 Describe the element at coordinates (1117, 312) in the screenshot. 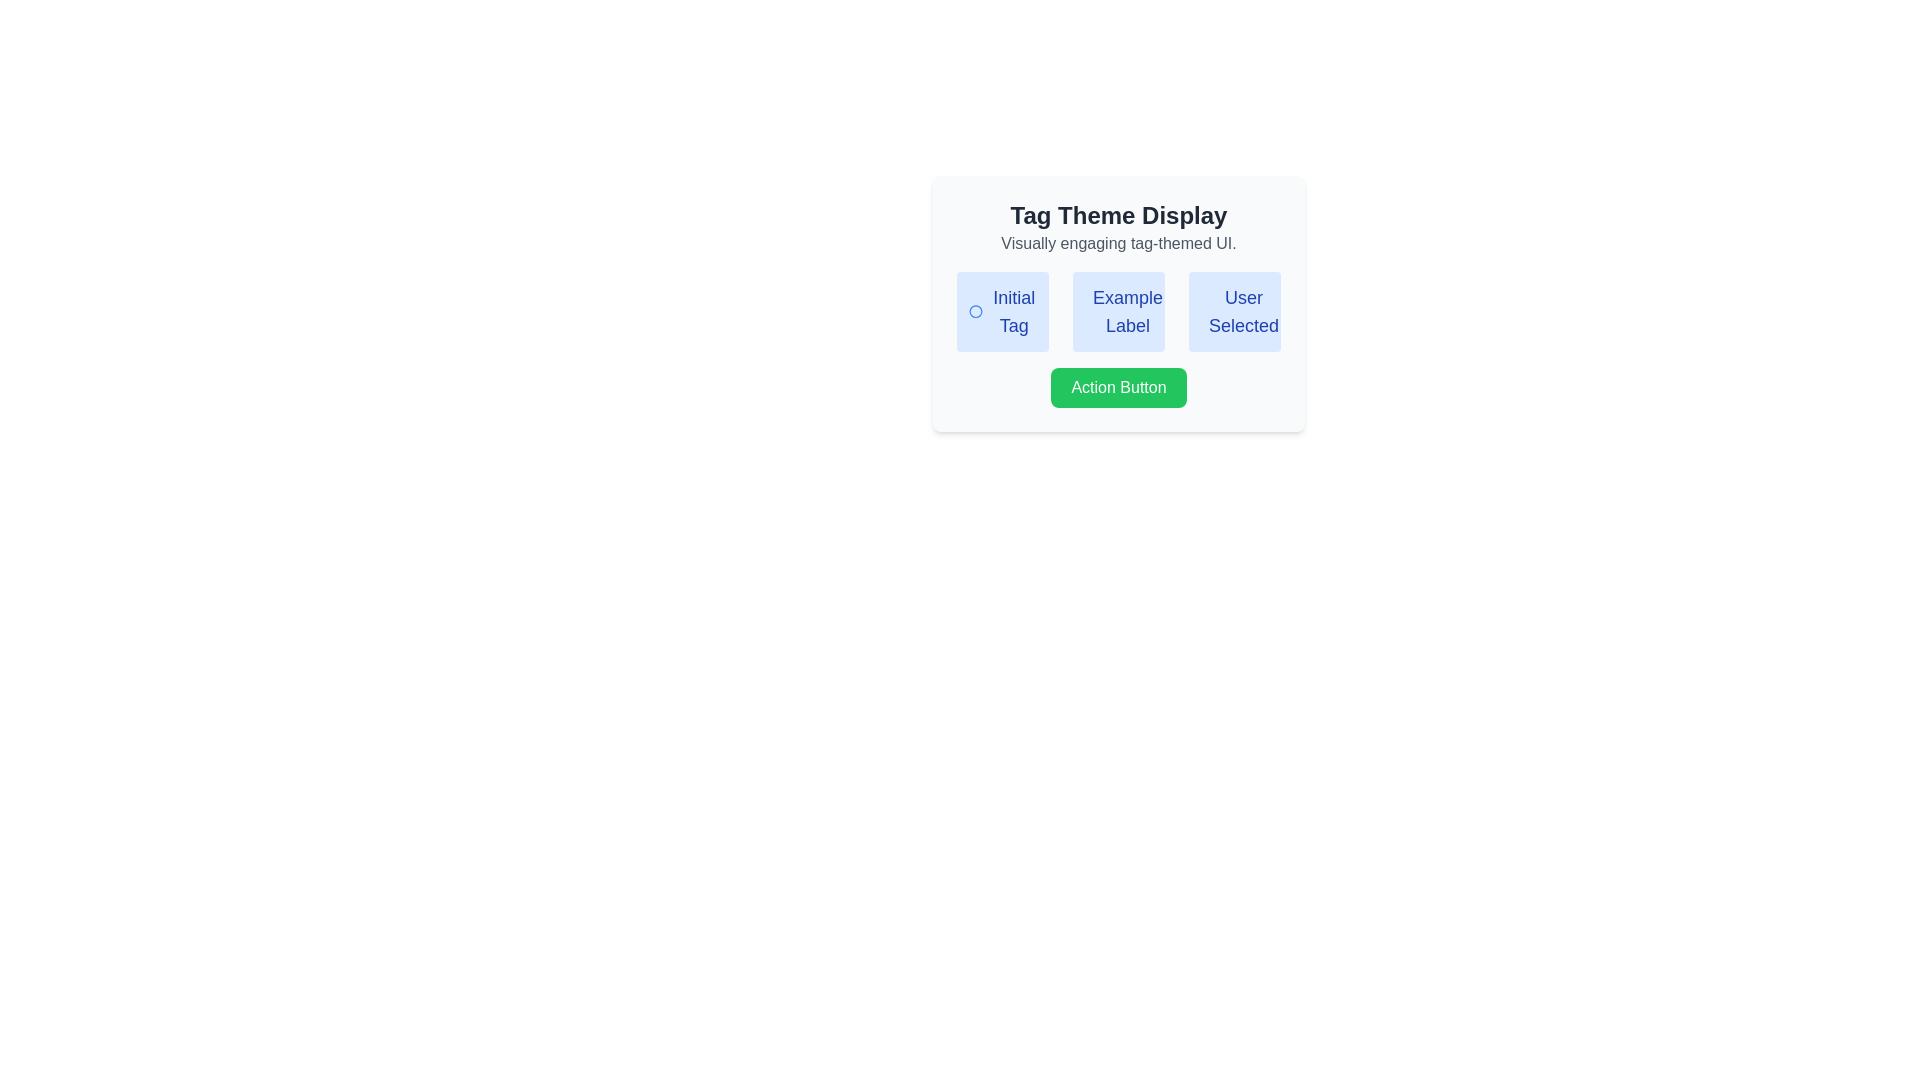

I see `the static label with the text 'Example Label' that has a light blue background and is styled in blue, positioned in the center of the interface above the green 'Action Button'` at that location.